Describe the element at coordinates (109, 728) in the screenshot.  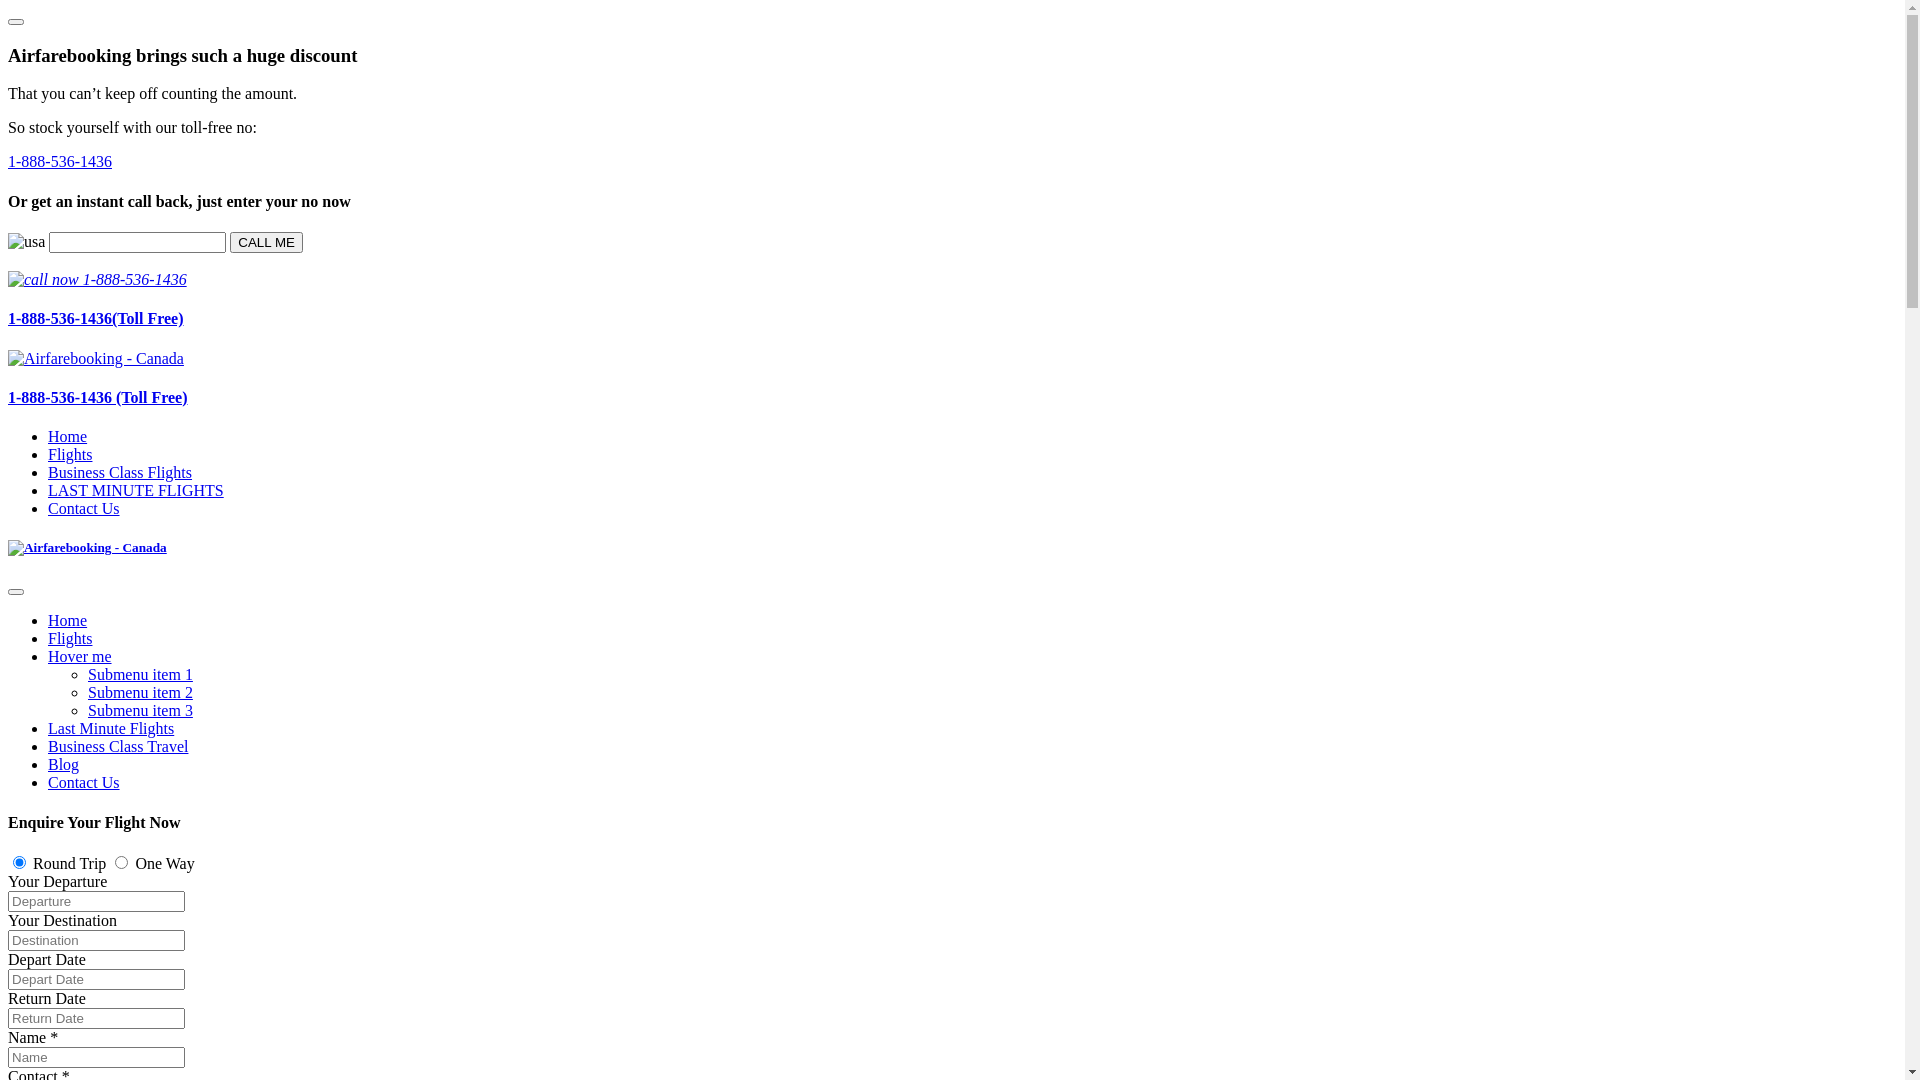
I see `'Last Minute Flights'` at that location.